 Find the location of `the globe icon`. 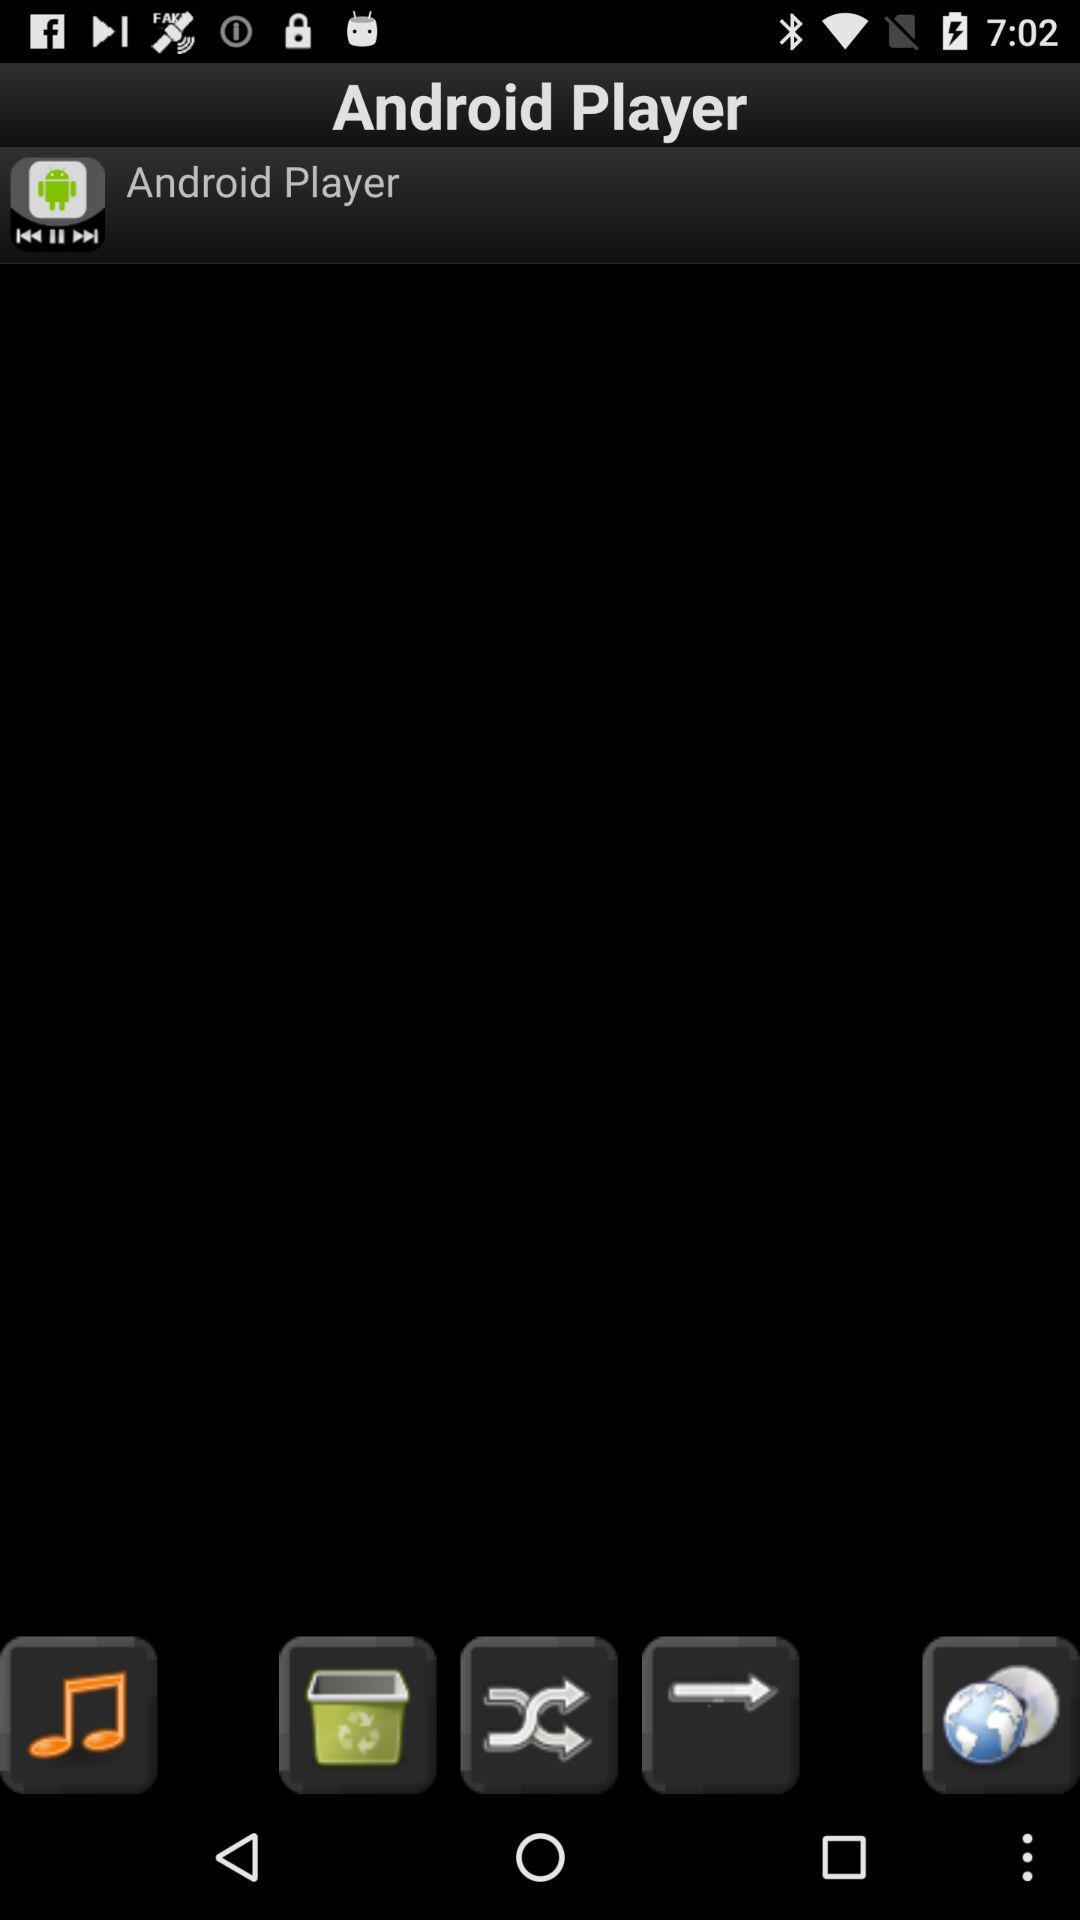

the globe icon is located at coordinates (1001, 1835).